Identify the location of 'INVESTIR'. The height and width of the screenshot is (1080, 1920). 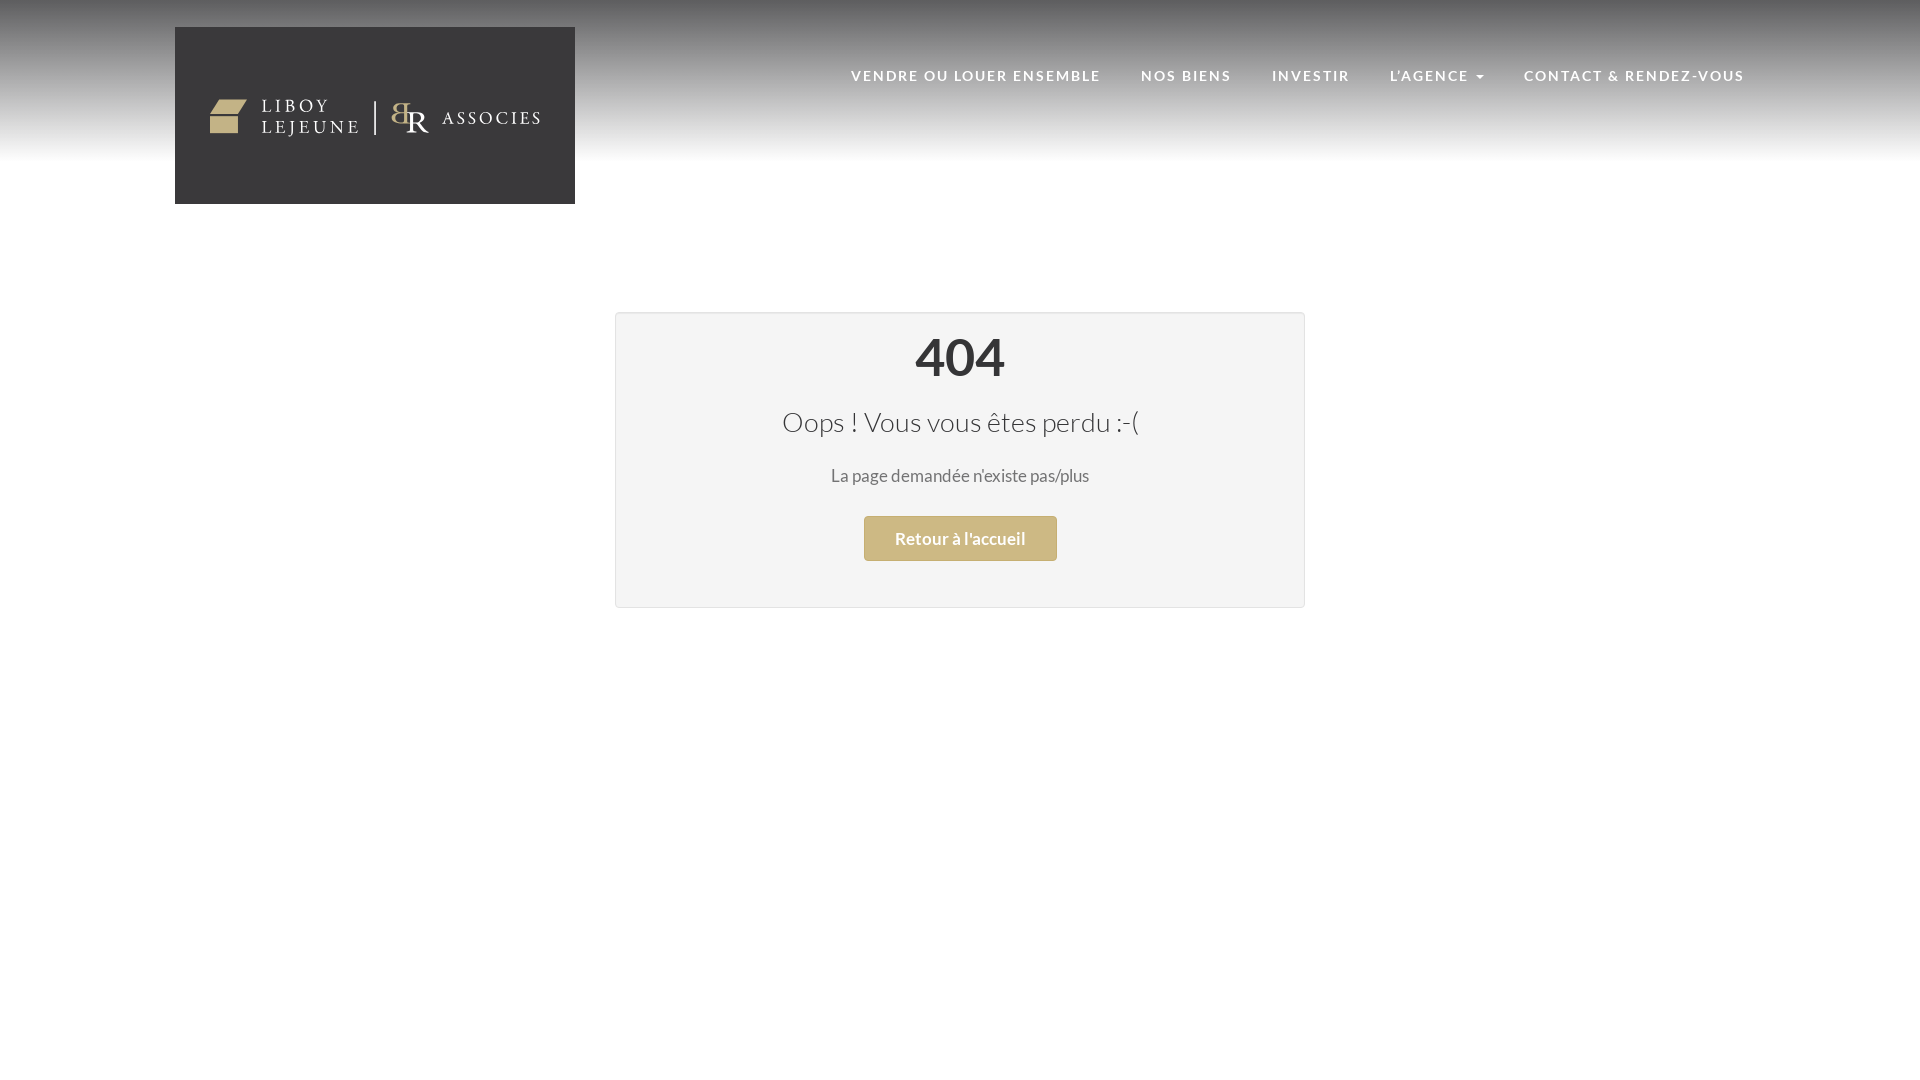
(1310, 74).